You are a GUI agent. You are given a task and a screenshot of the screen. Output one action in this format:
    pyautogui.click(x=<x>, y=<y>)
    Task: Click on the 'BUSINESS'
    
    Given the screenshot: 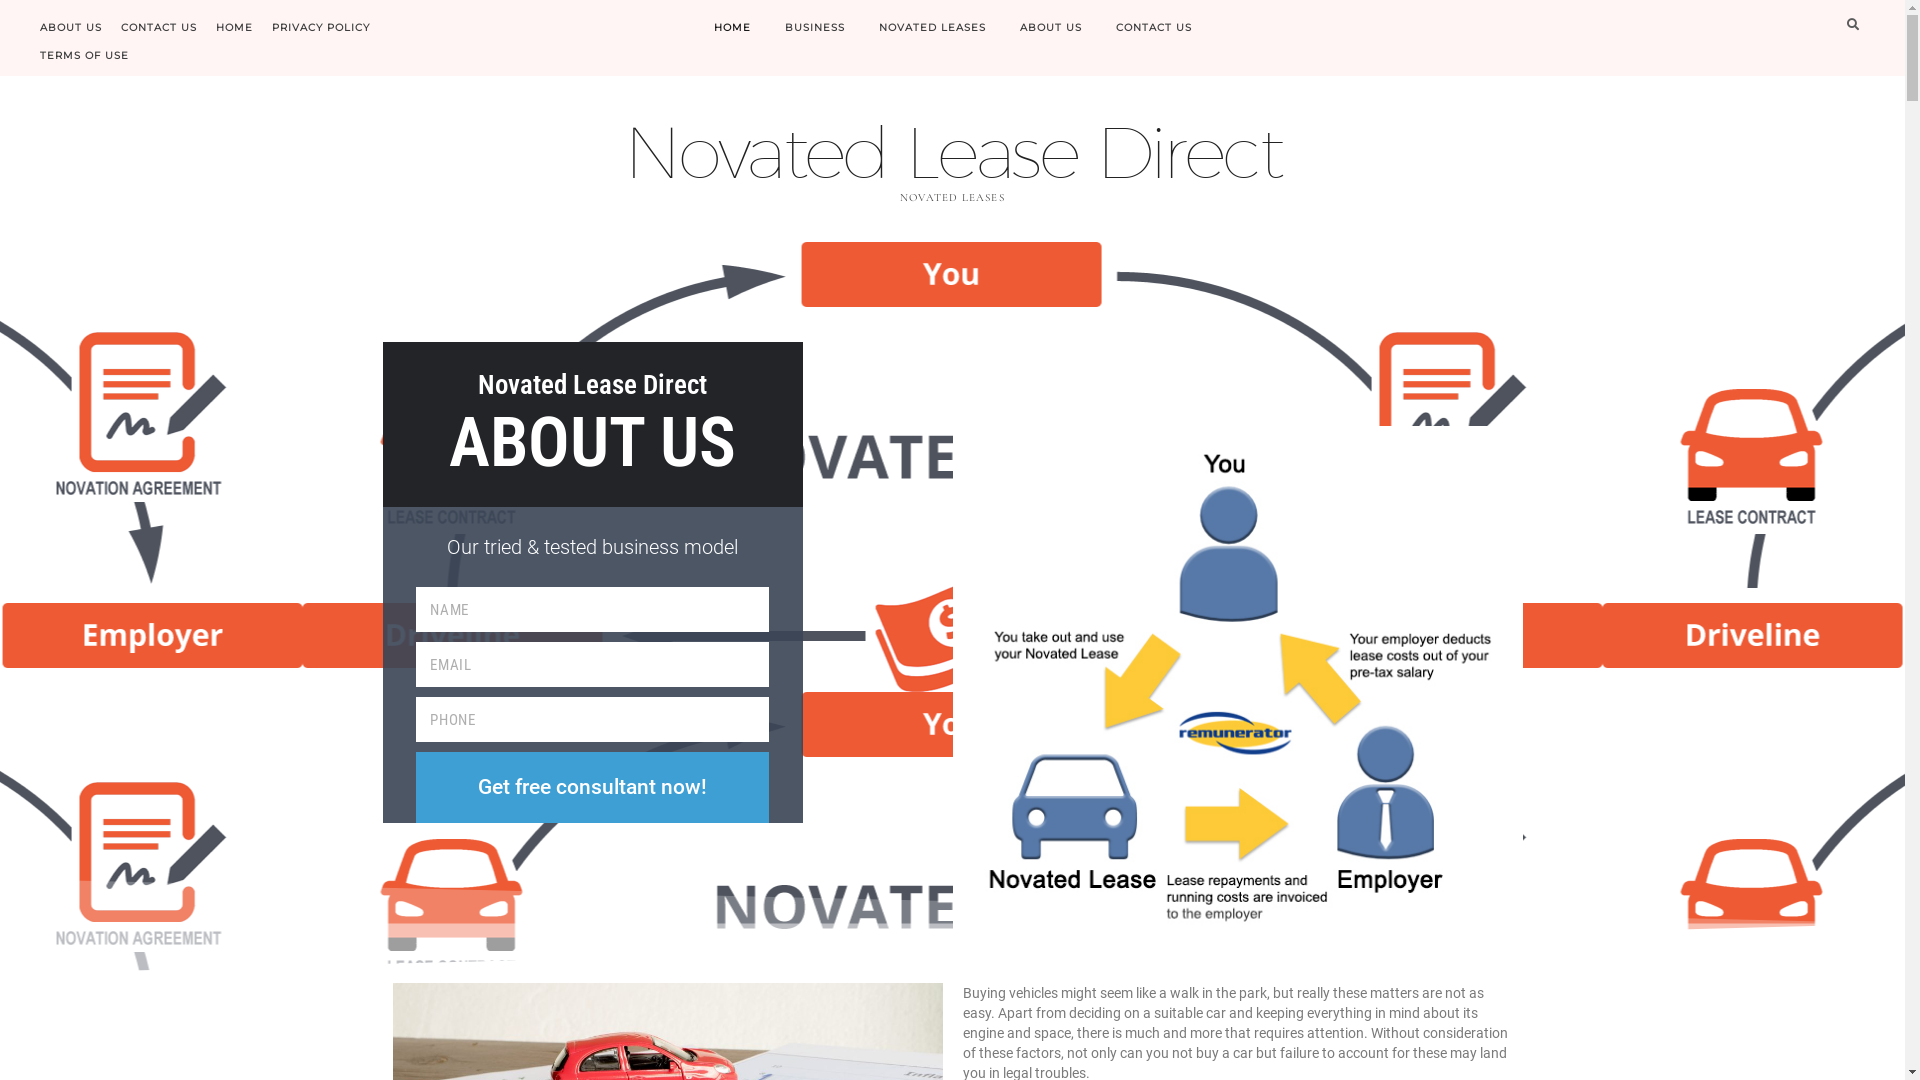 What is the action you would take?
    pyautogui.click(x=768, y=27)
    